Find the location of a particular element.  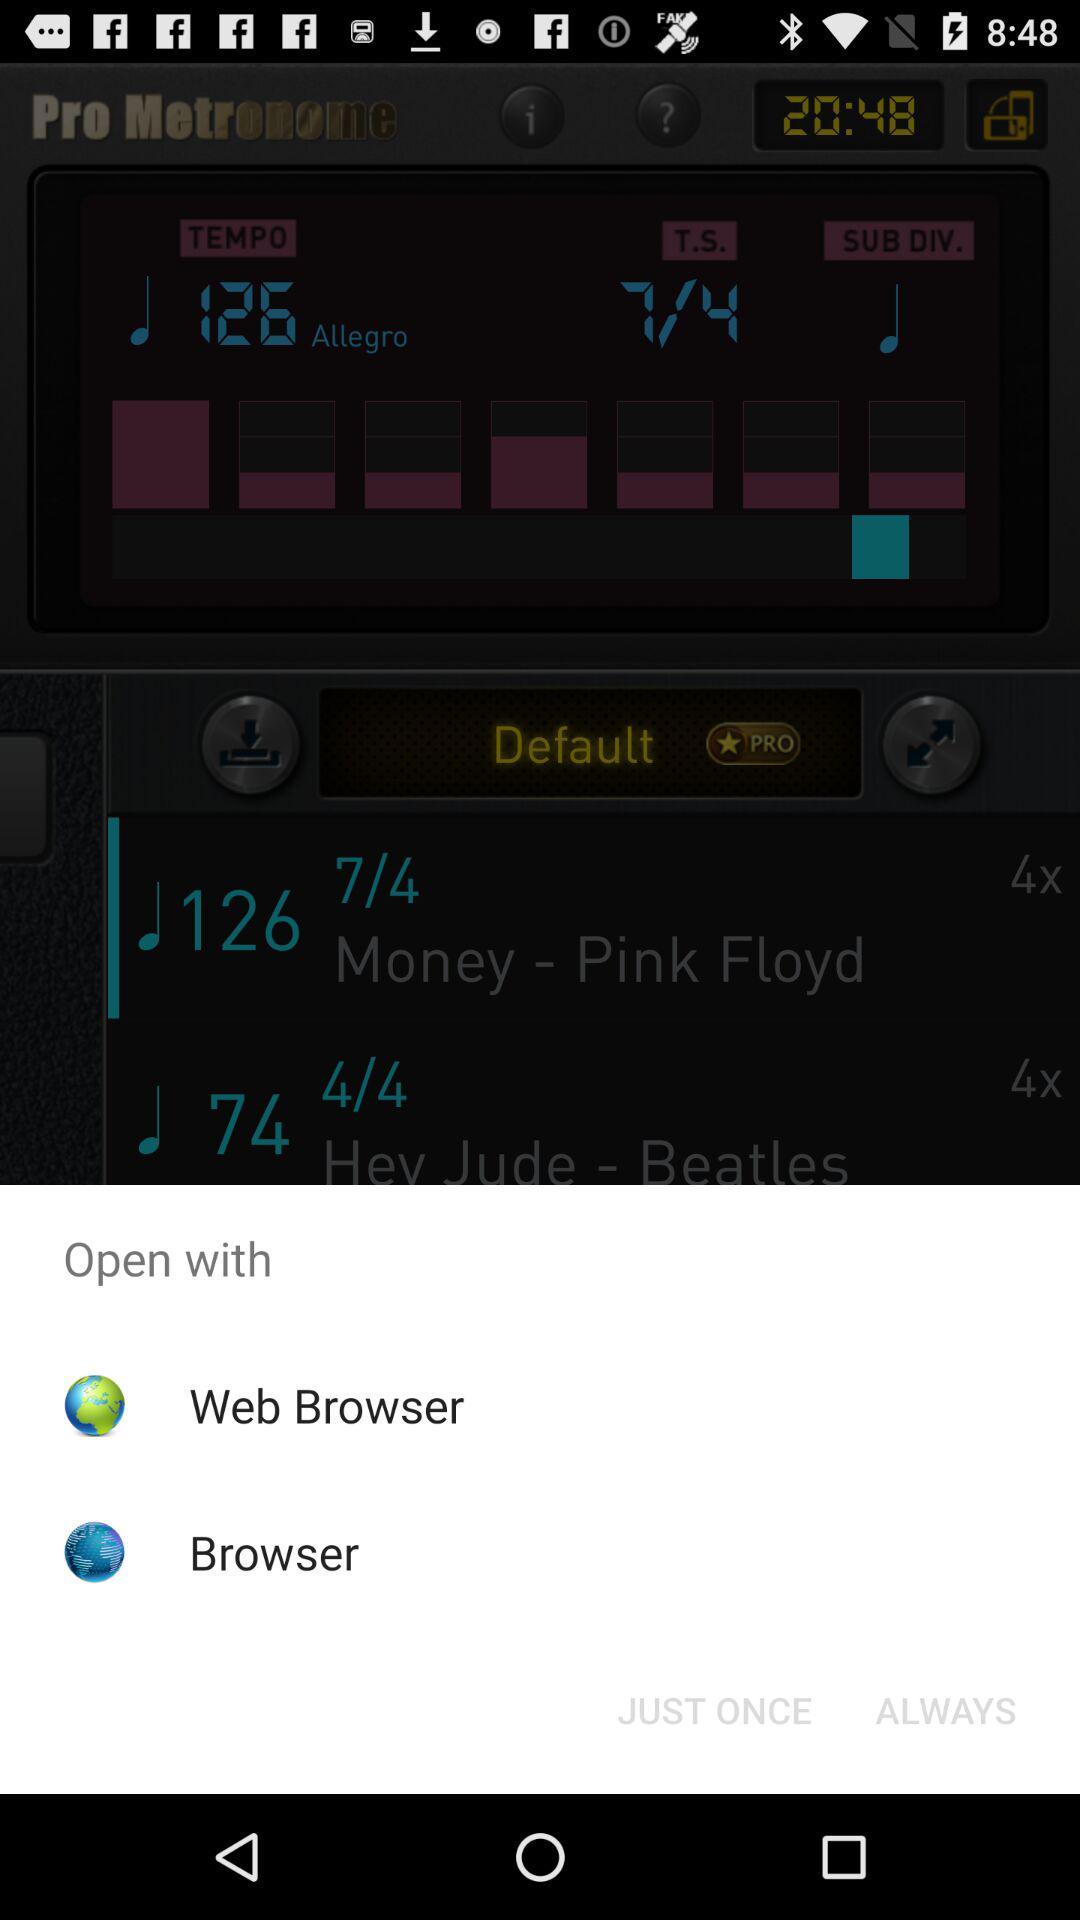

the icon to the right of the just once is located at coordinates (945, 1708).